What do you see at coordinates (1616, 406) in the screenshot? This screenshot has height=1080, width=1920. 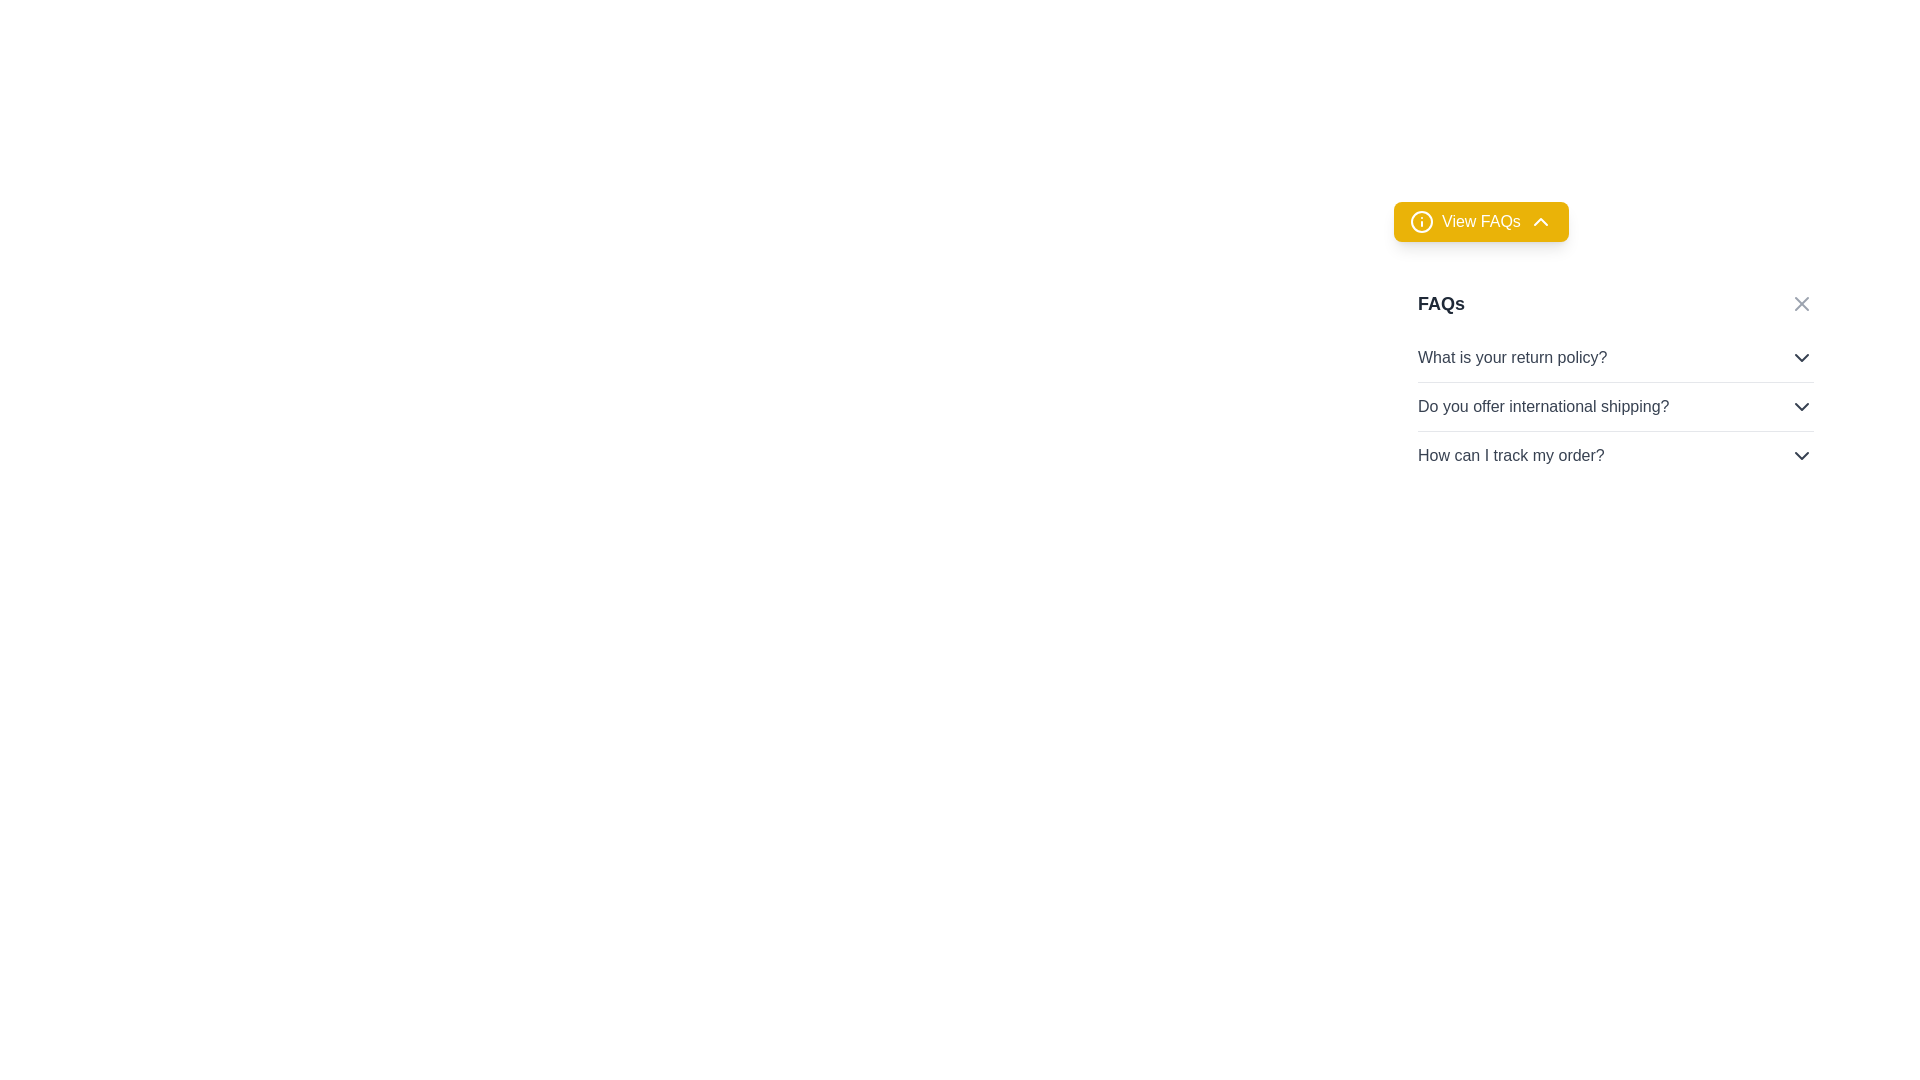 I see `the interactive FAQ item labeled 'Do you offer international shipping?'` at bounding box center [1616, 406].